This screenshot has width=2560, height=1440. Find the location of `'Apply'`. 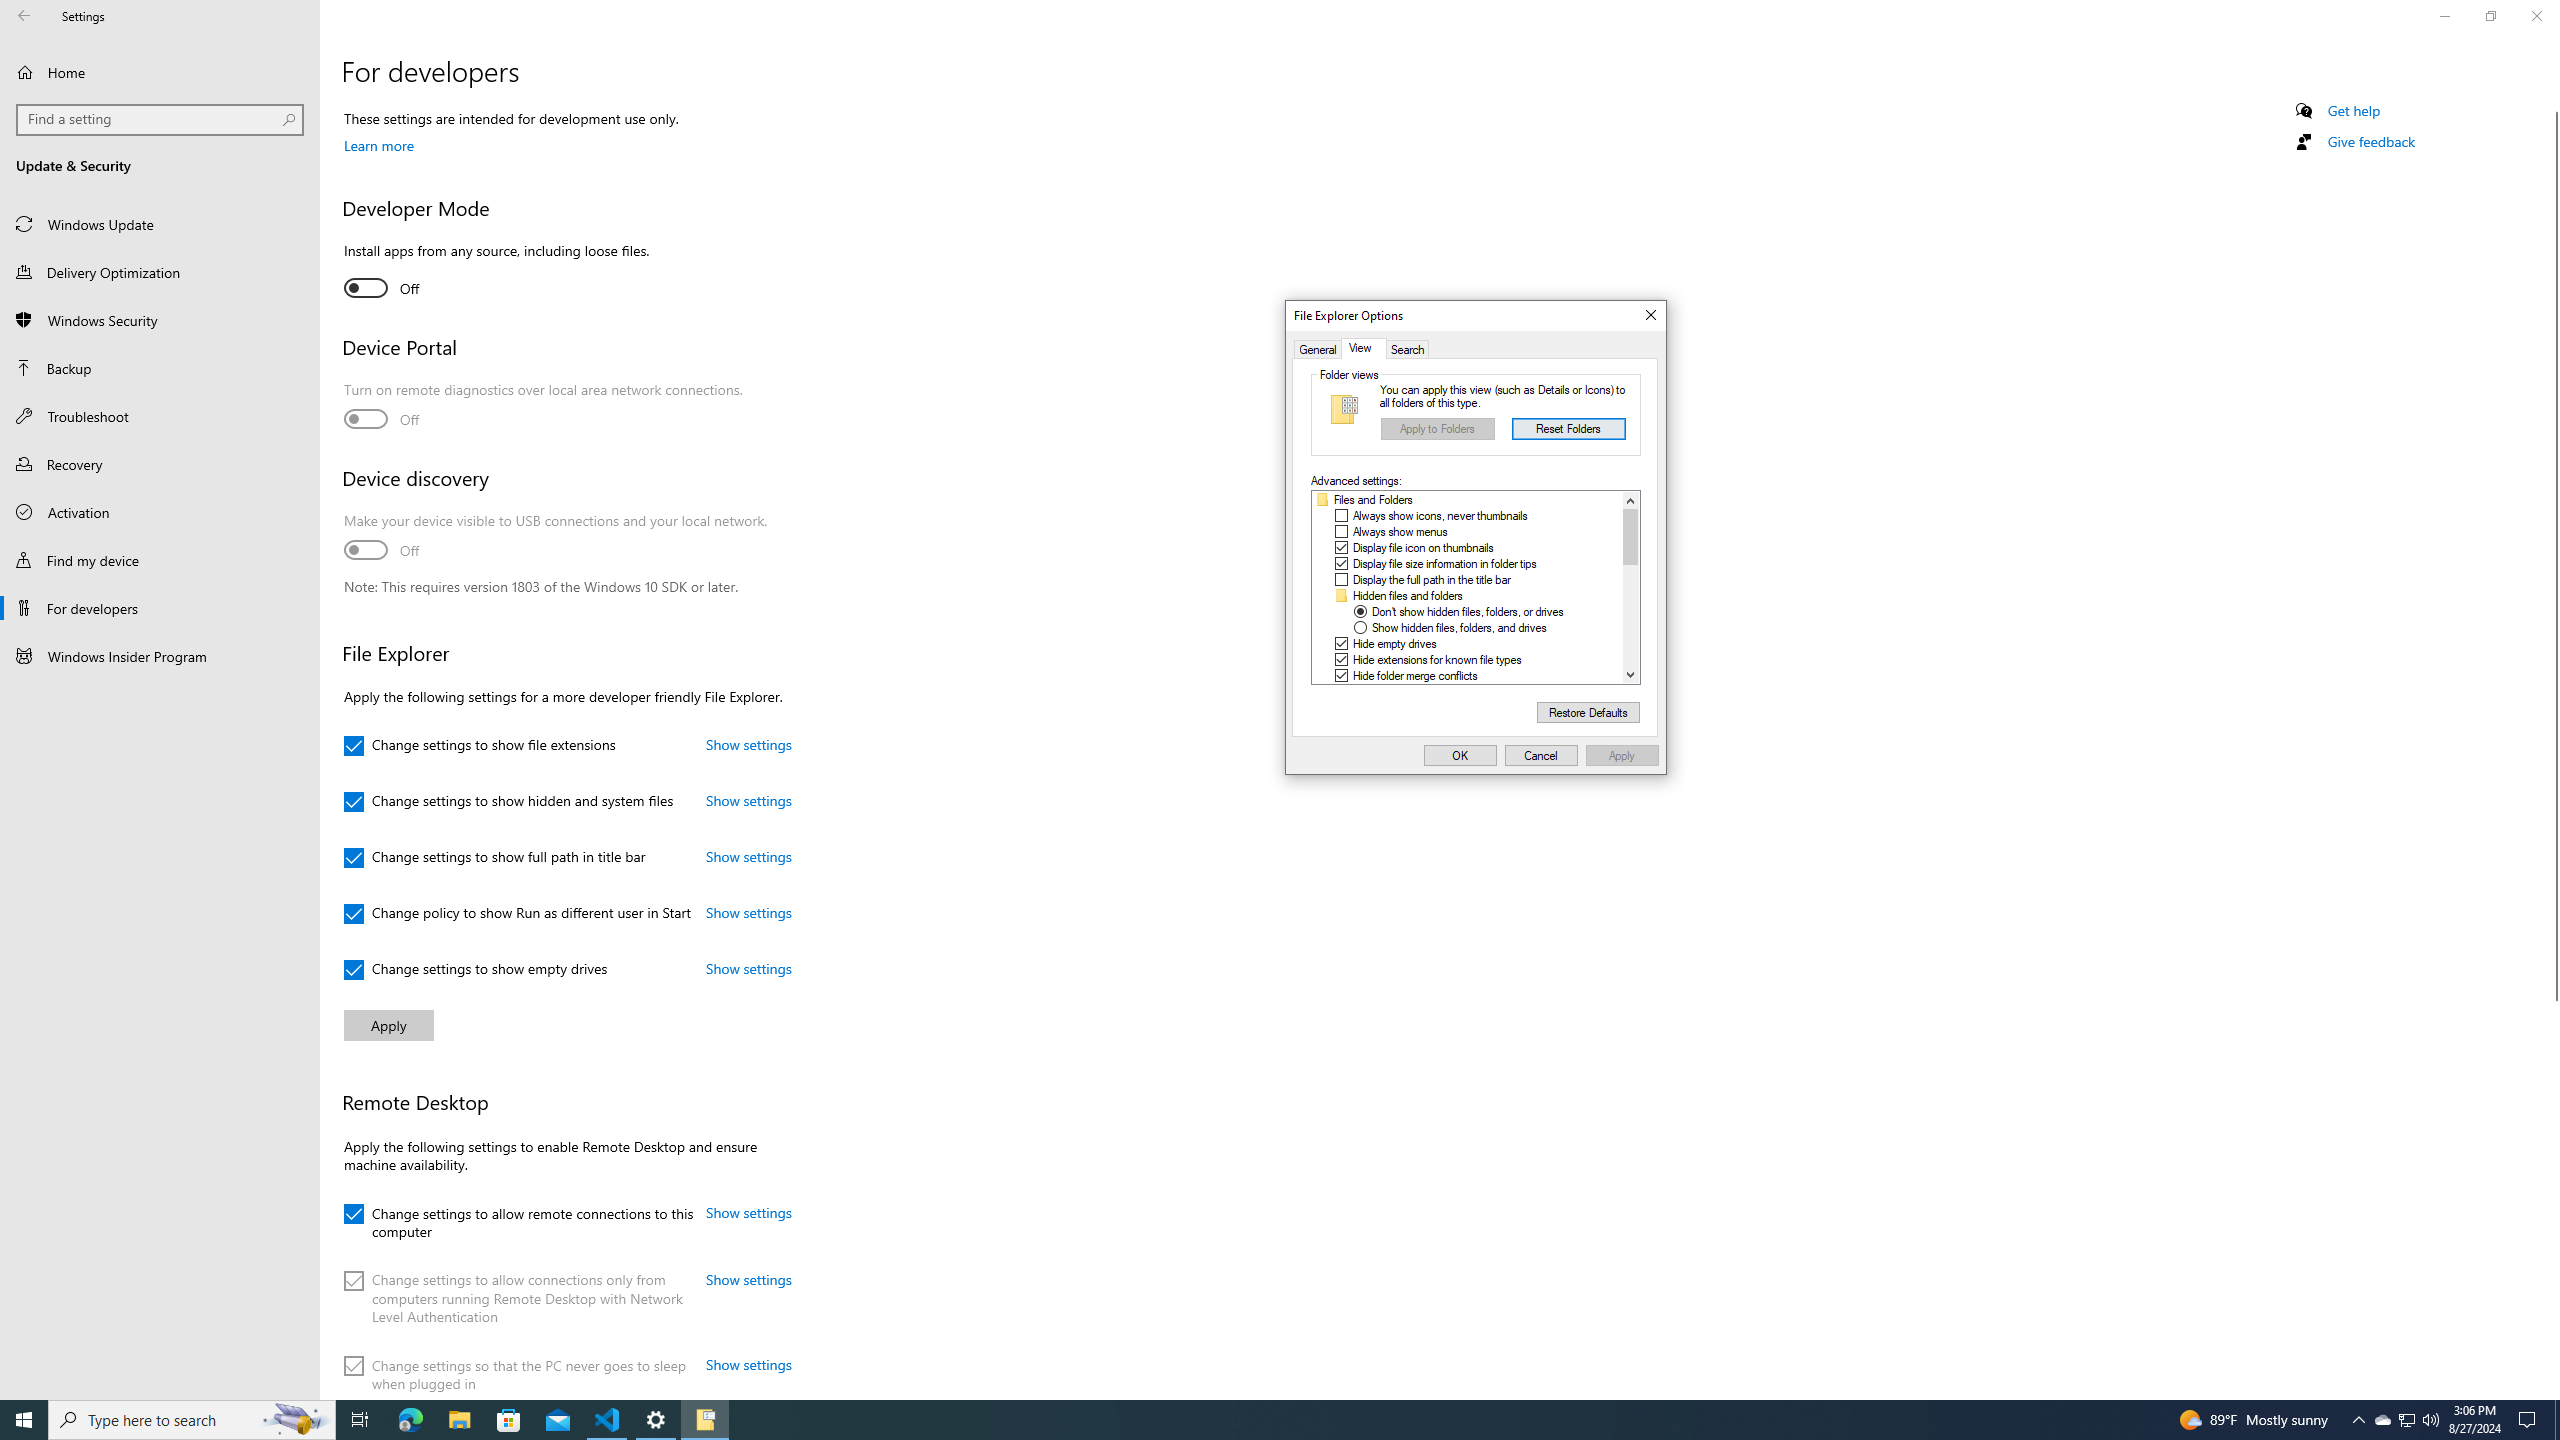

'Apply' is located at coordinates (1621, 755).